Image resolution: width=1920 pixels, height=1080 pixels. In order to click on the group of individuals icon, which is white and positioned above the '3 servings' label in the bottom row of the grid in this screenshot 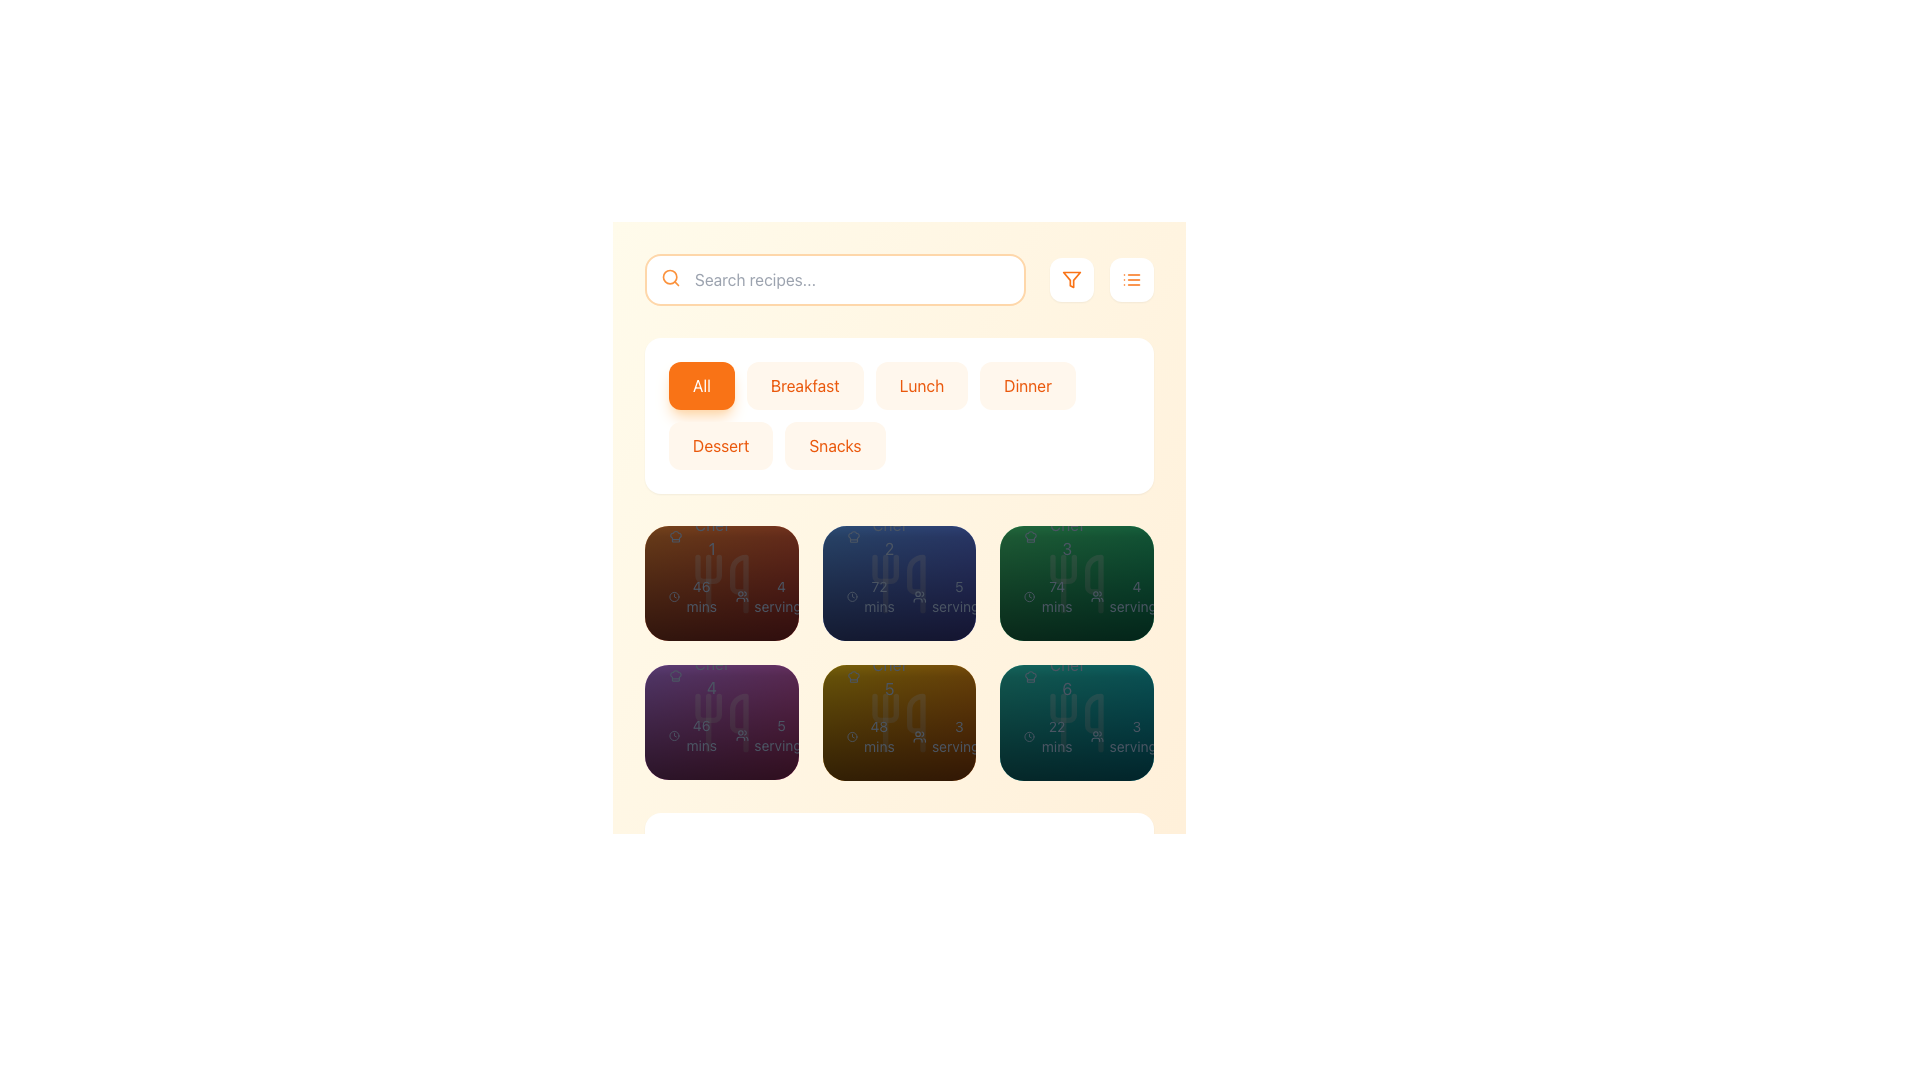, I will do `click(919, 736)`.